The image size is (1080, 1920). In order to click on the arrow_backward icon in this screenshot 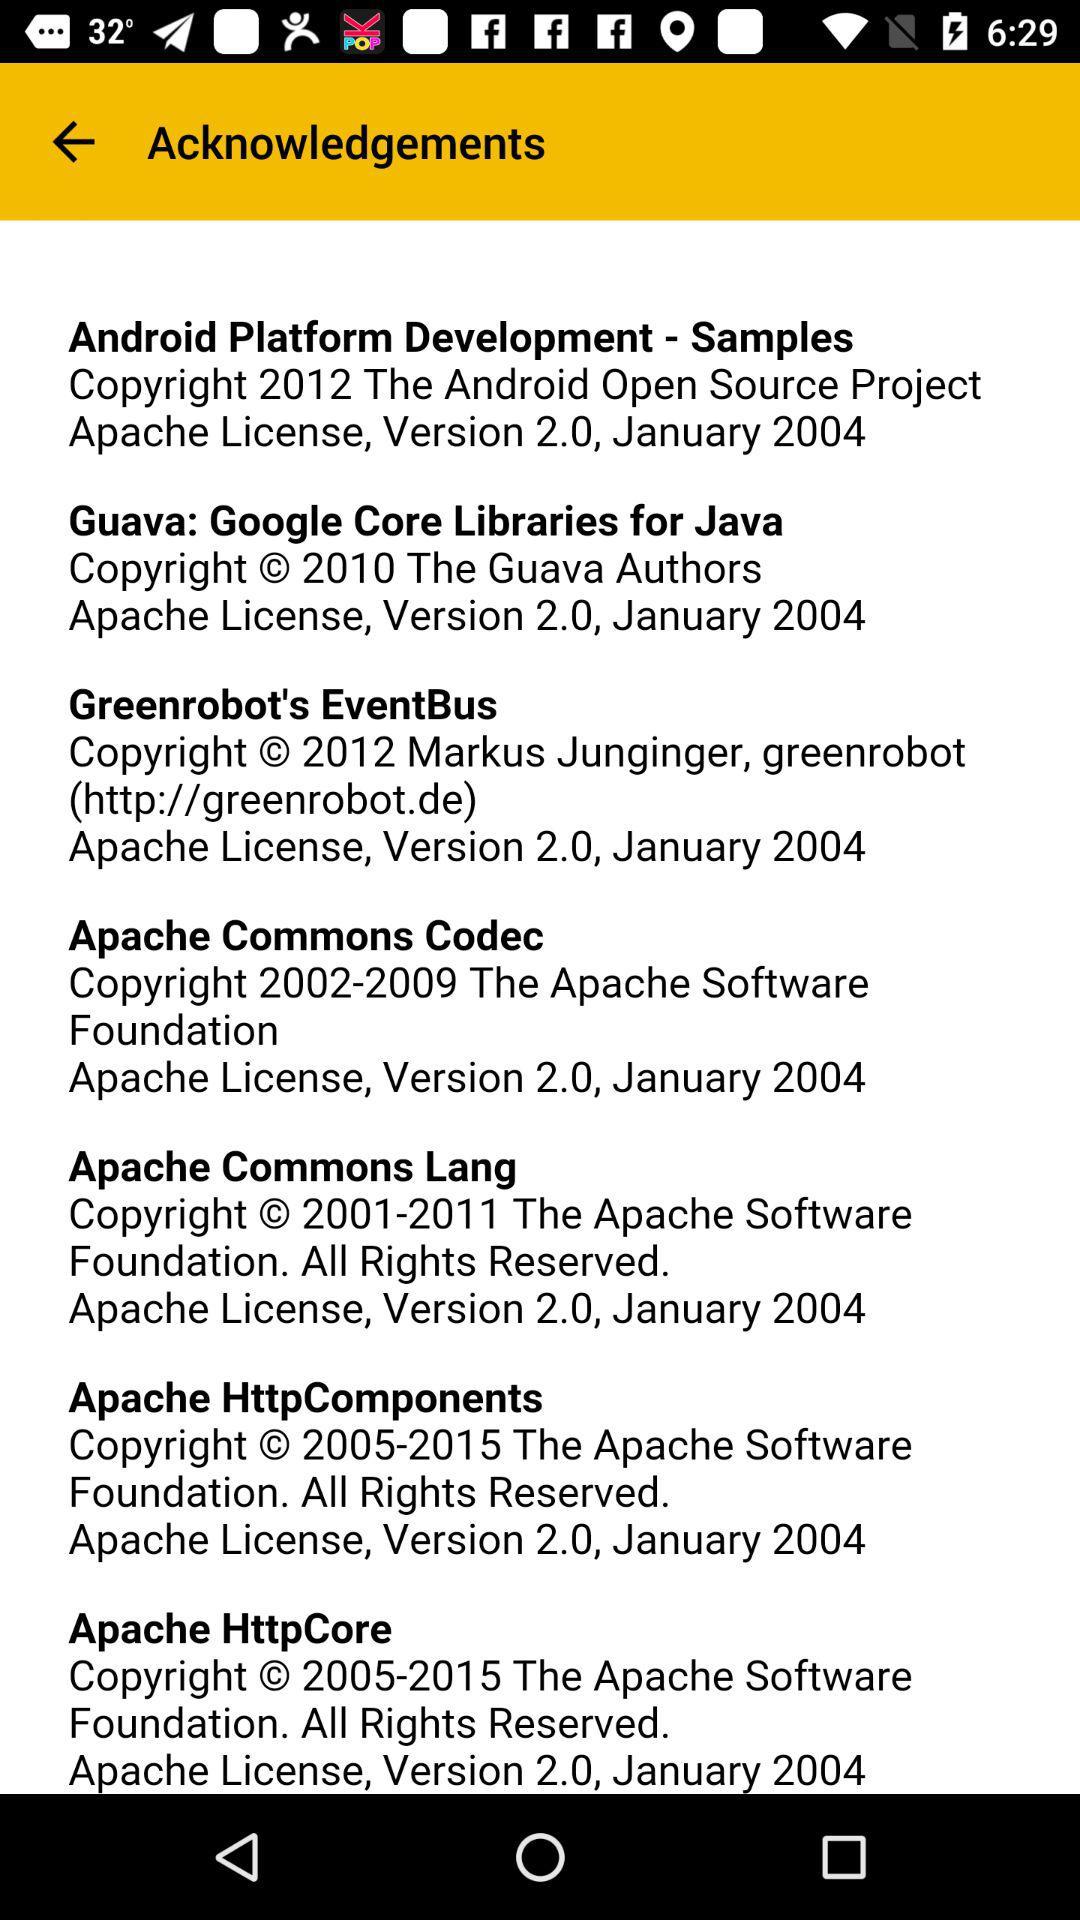, I will do `click(72, 140)`.